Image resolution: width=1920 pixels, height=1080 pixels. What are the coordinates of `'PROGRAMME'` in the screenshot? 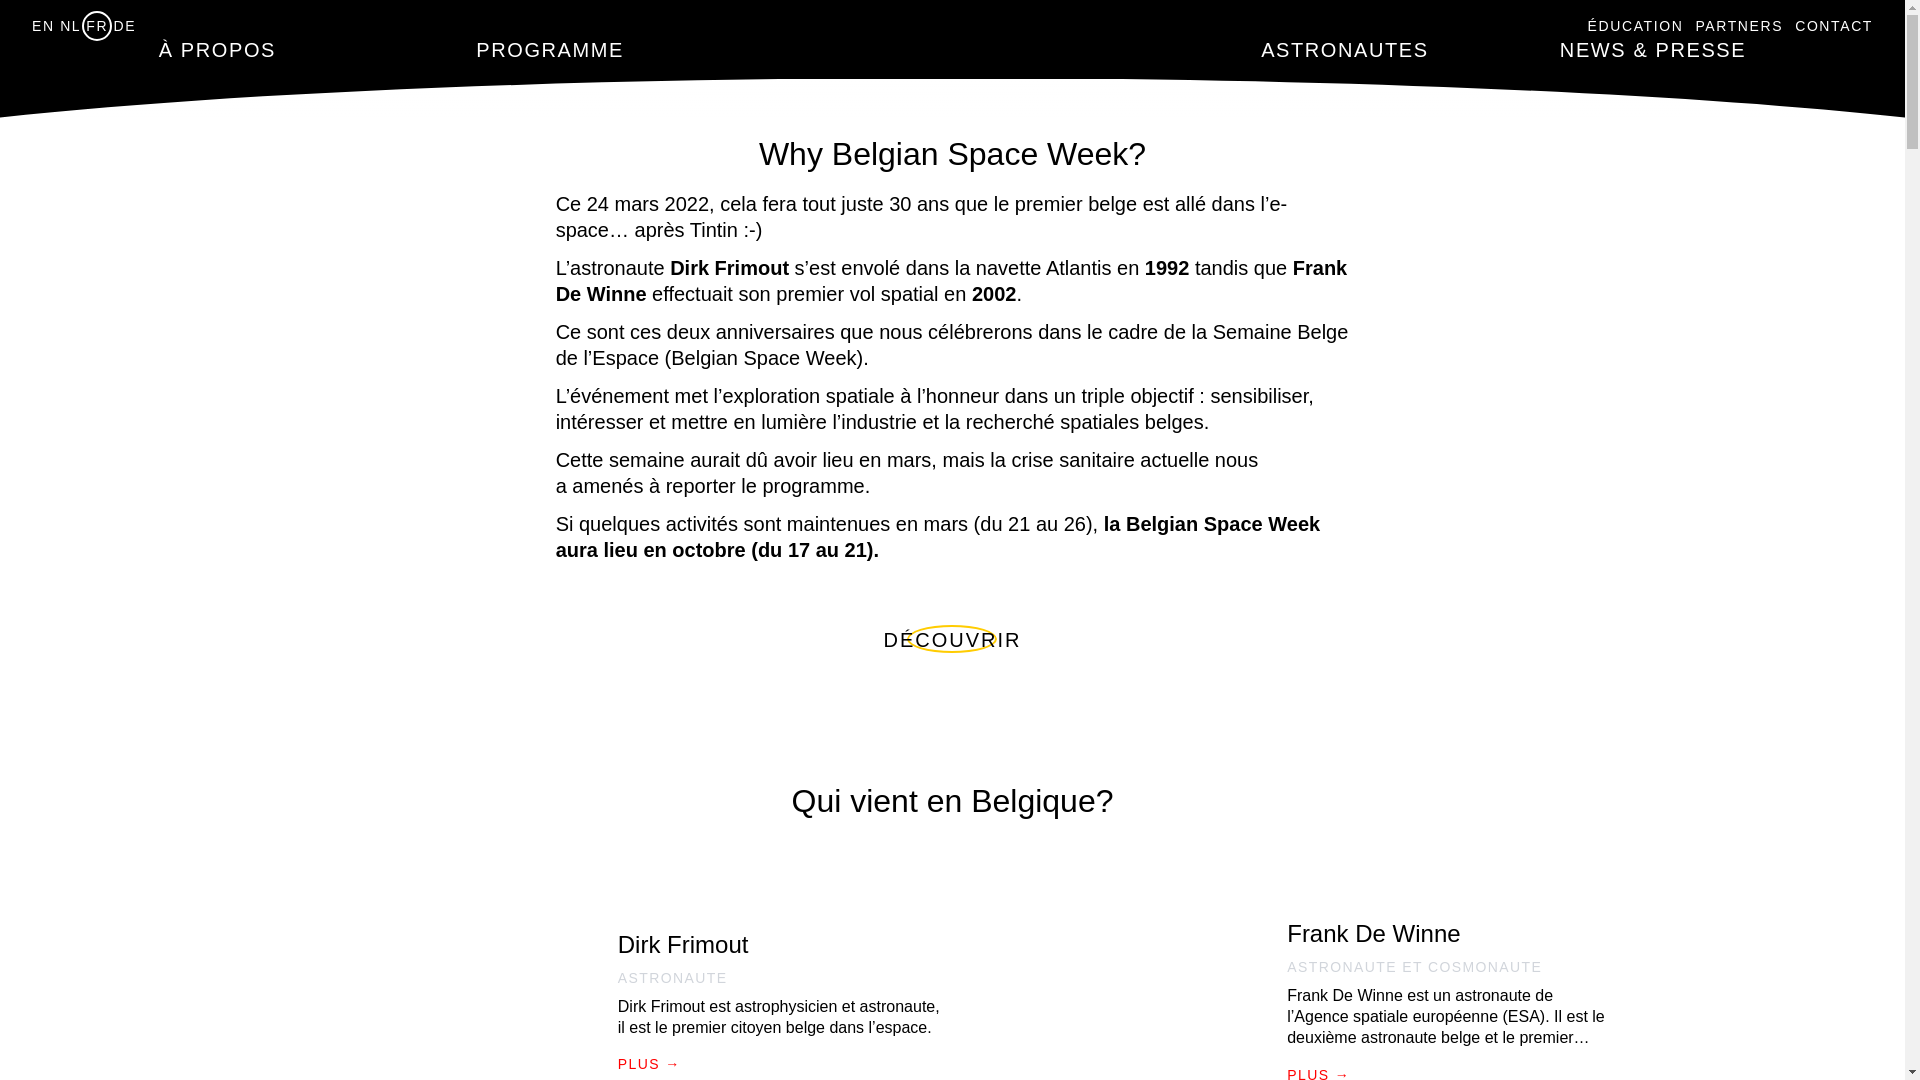 It's located at (474, 49).